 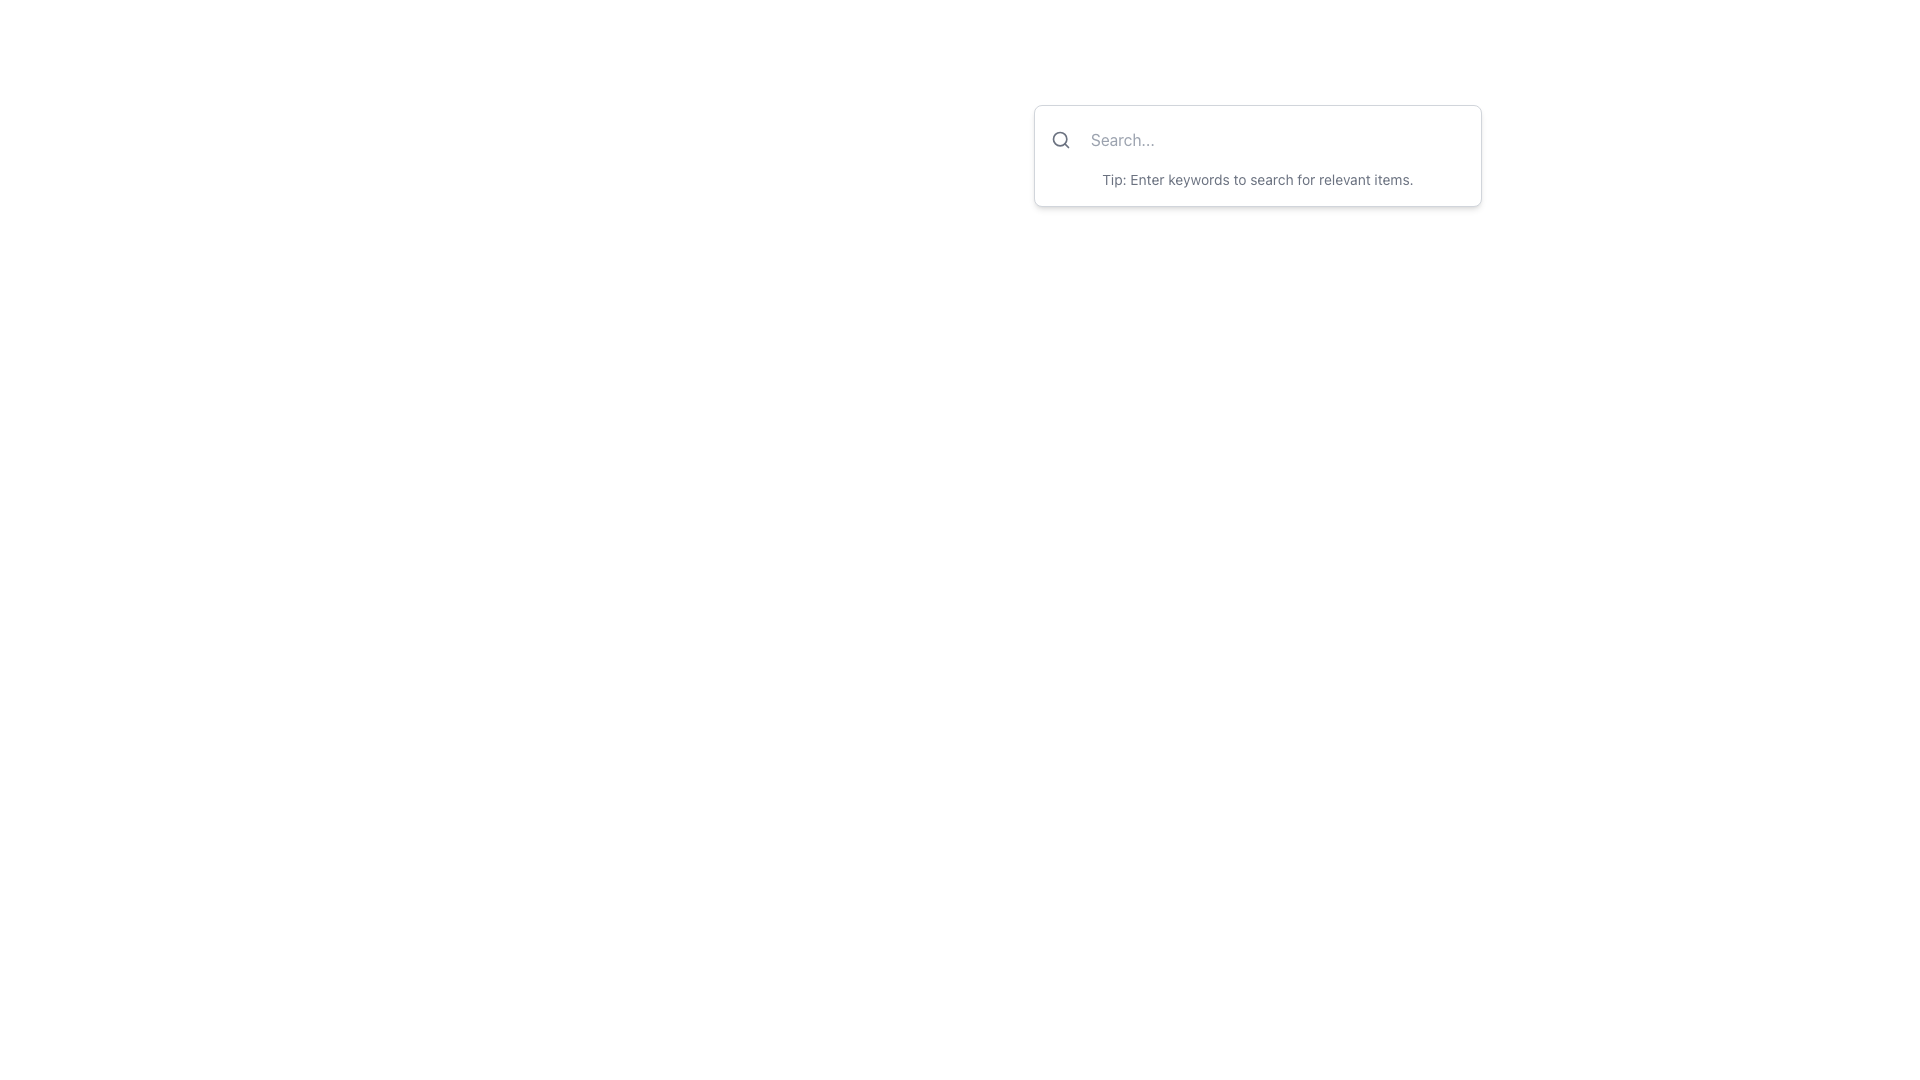 I want to click on the gray minimalist magnifying glass icon, so click(x=1059, y=138).